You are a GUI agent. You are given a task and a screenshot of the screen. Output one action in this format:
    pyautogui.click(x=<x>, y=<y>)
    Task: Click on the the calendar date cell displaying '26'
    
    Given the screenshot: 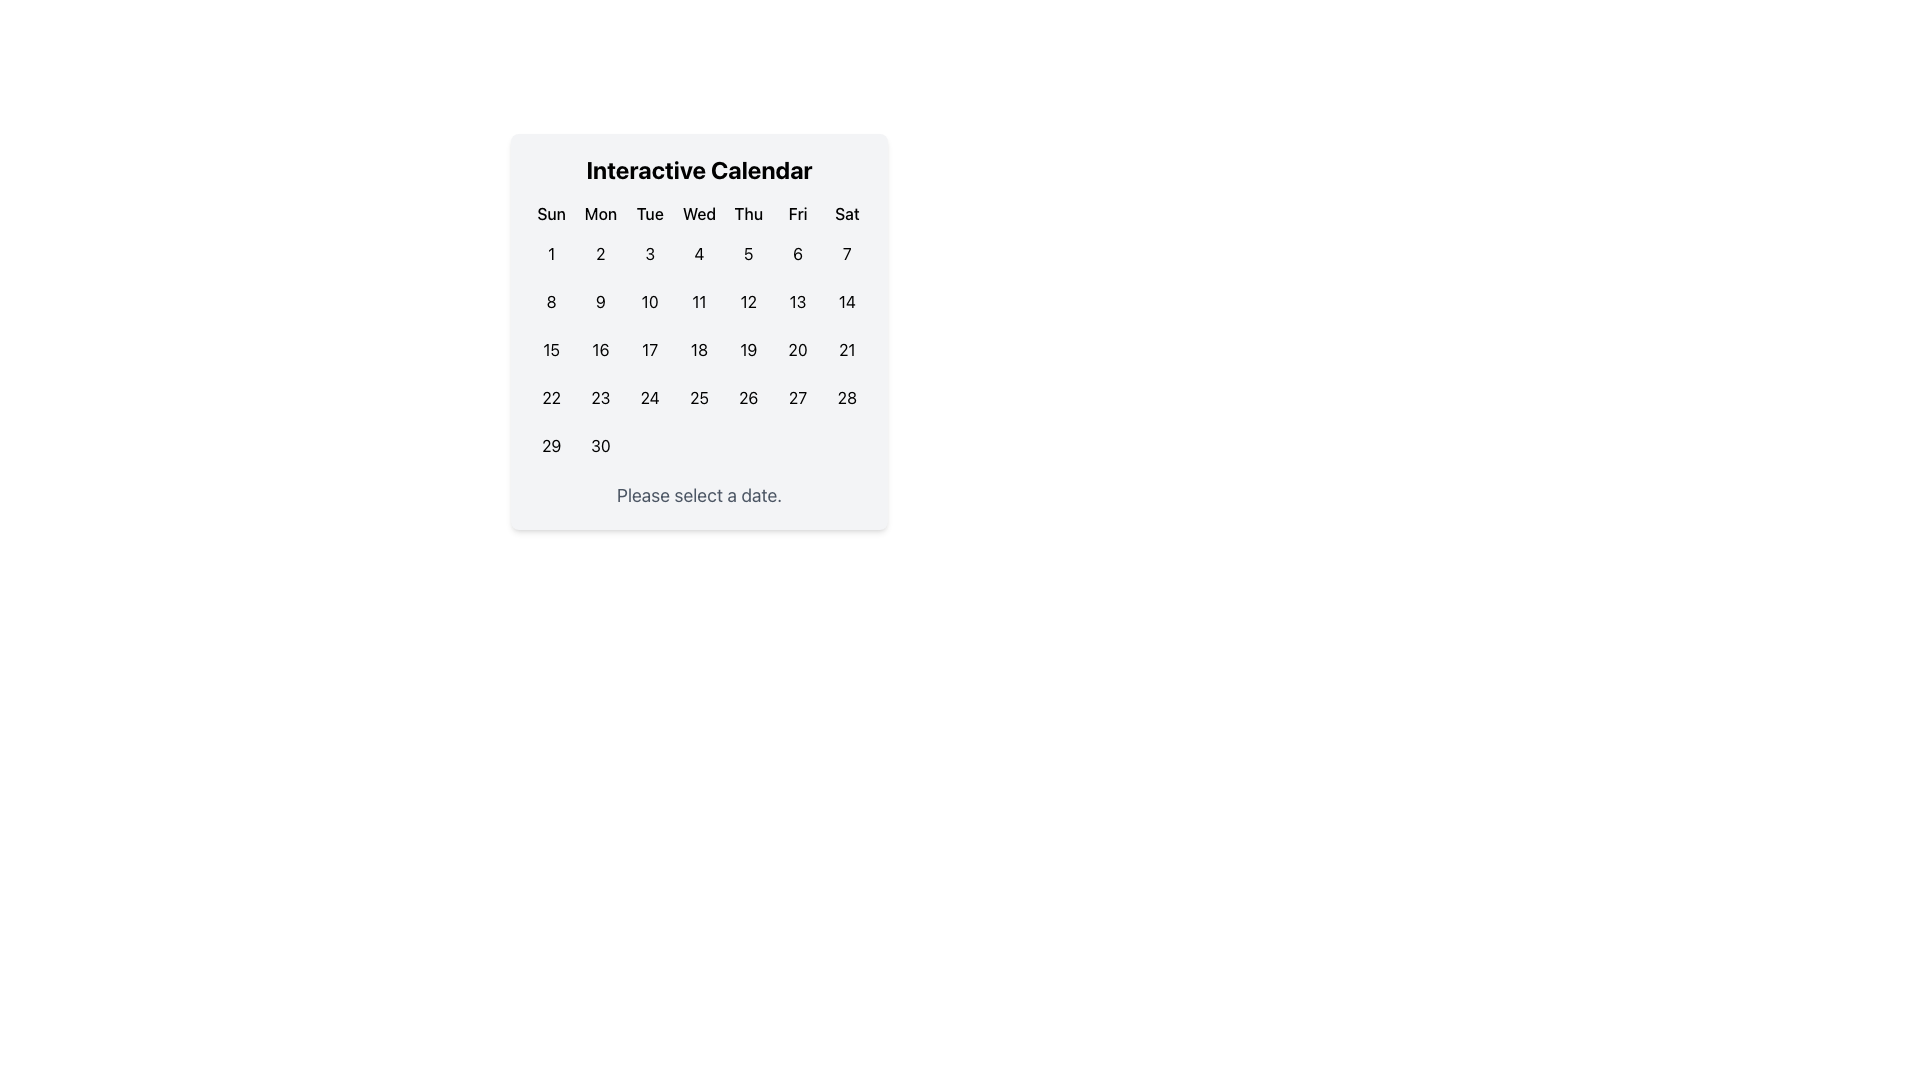 What is the action you would take?
    pyautogui.click(x=747, y=397)
    